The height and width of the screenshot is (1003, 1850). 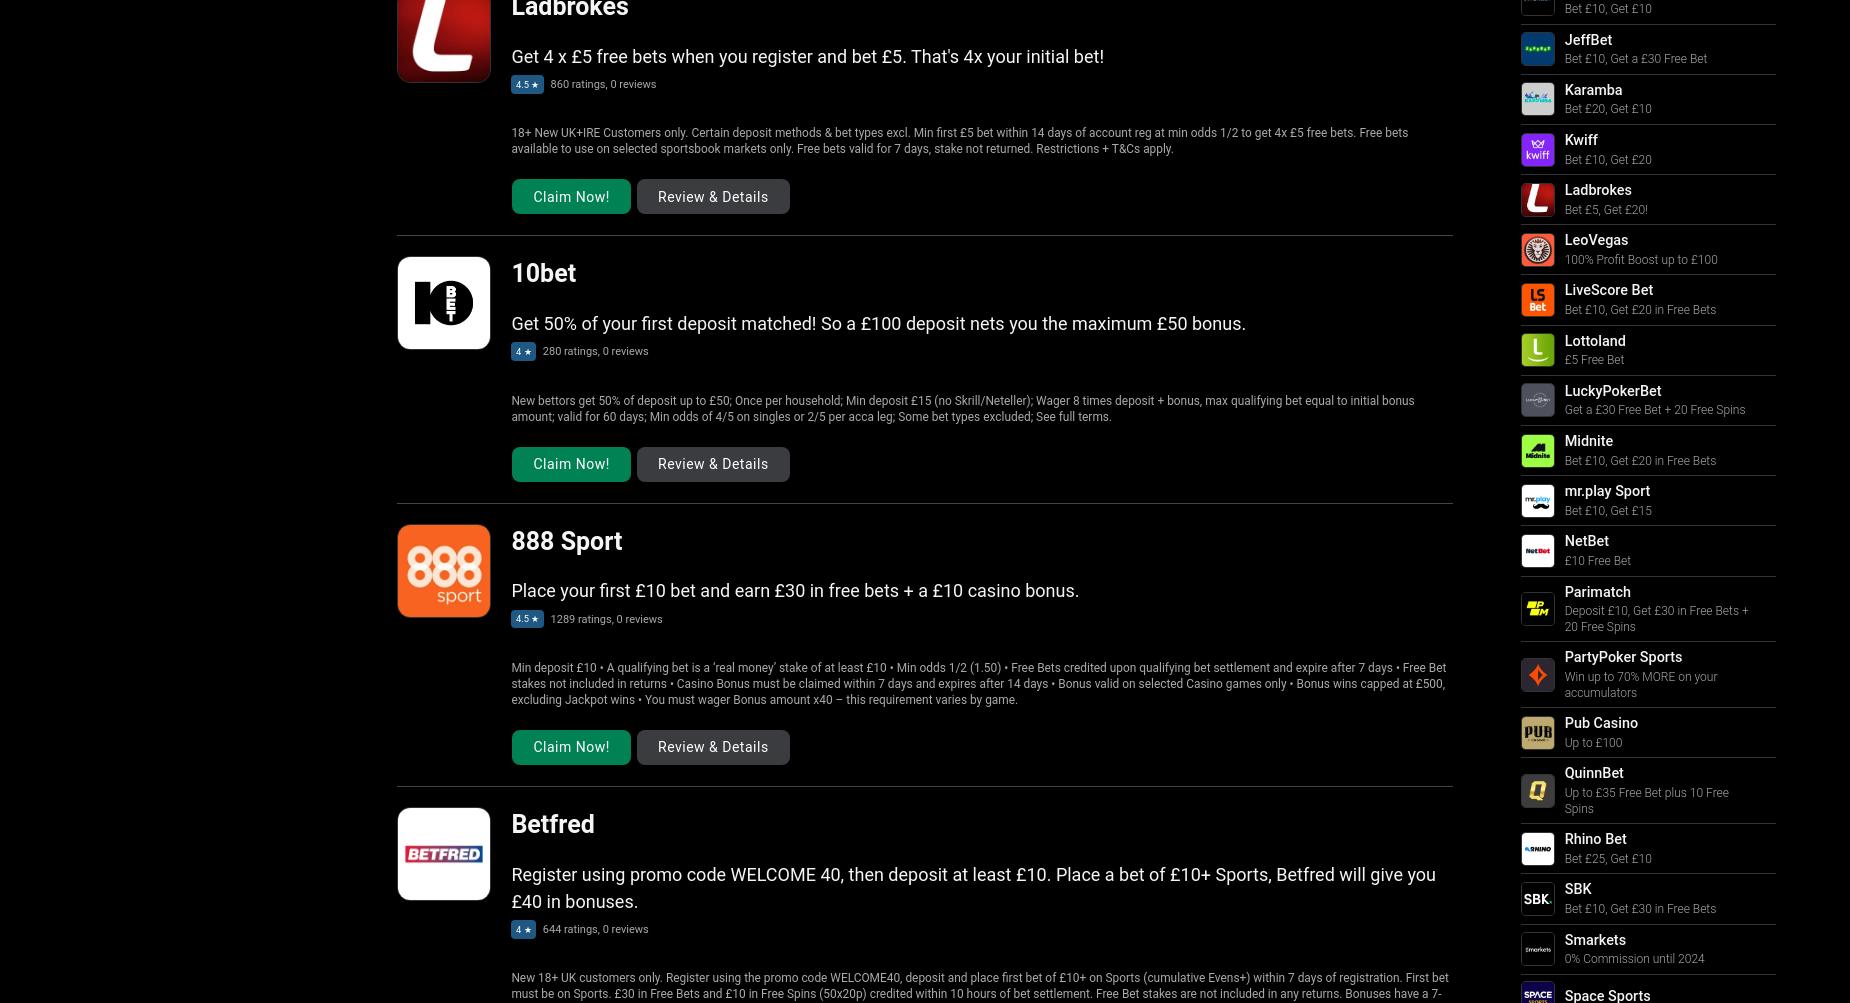 I want to click on 'Betfred', so click(x=552, y=823).